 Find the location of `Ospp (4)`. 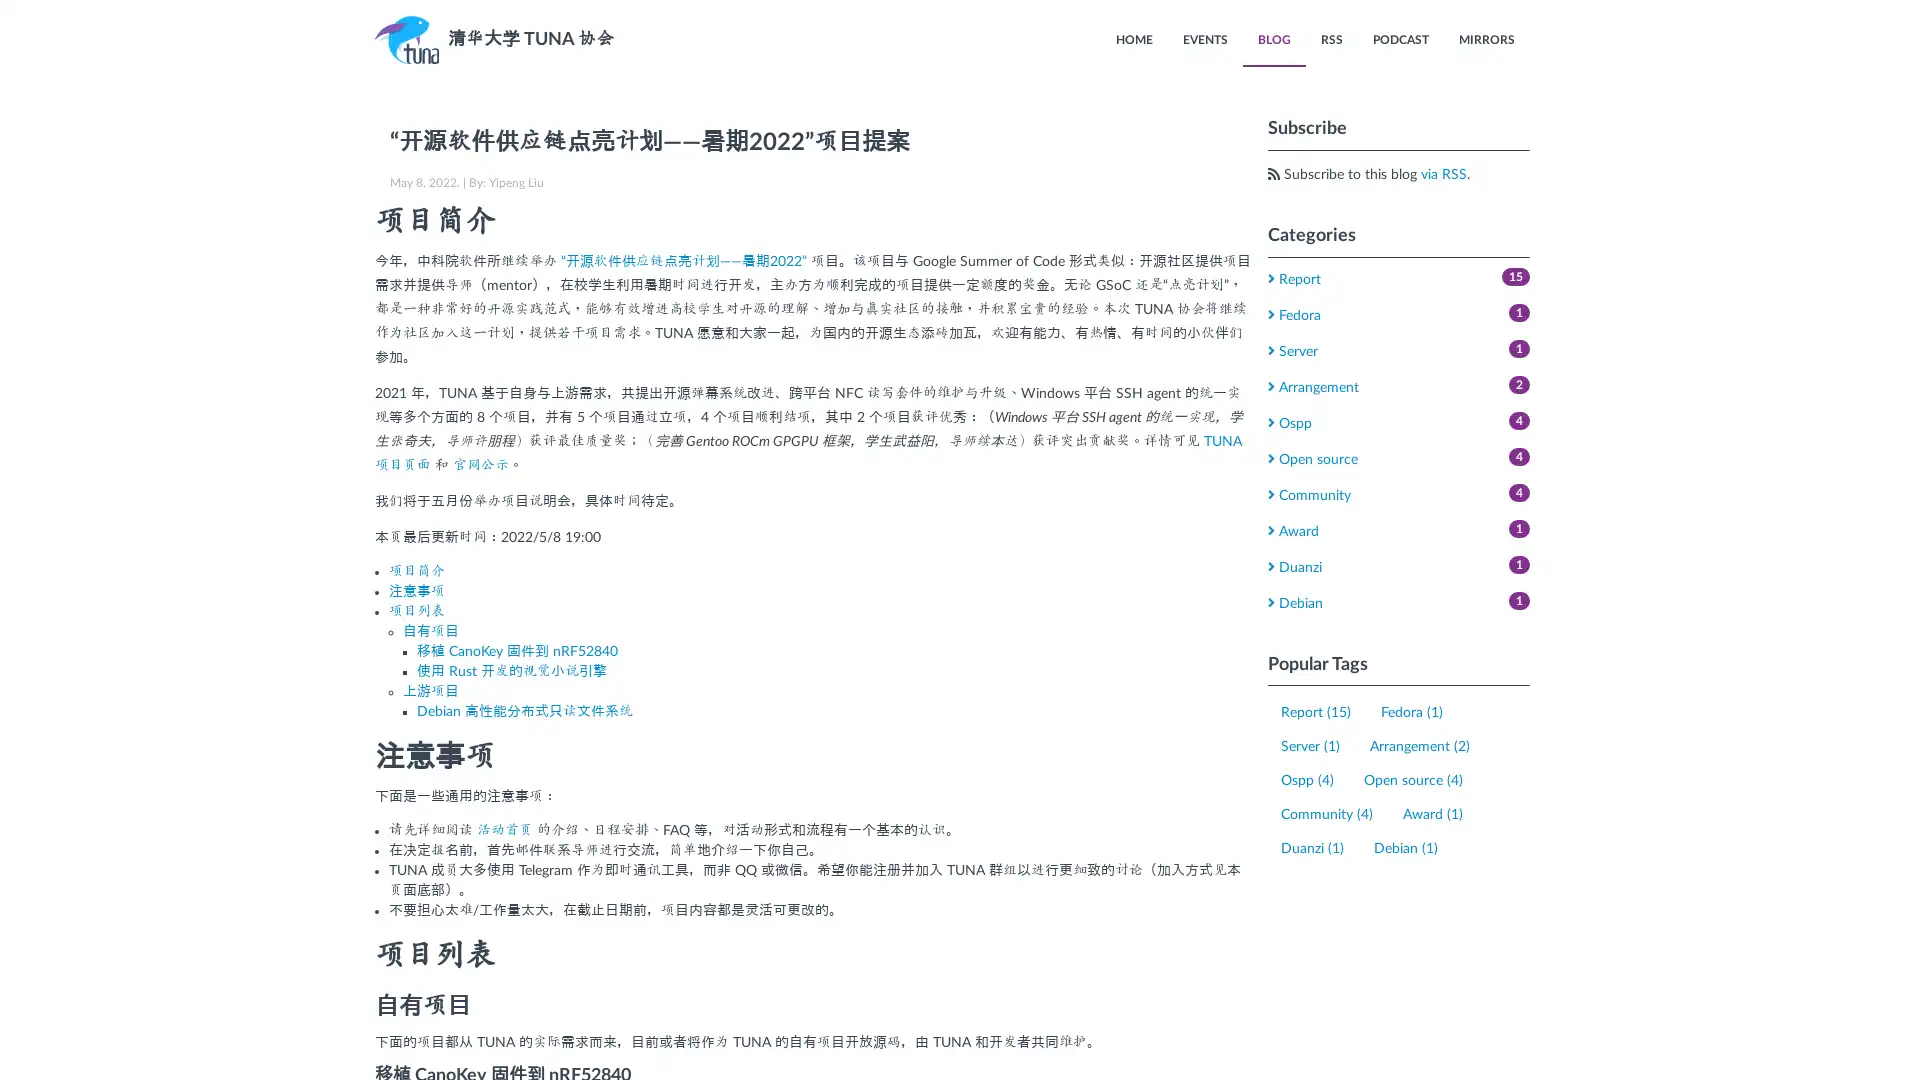

Ospp (4) is located at coordinates (1306, 779).